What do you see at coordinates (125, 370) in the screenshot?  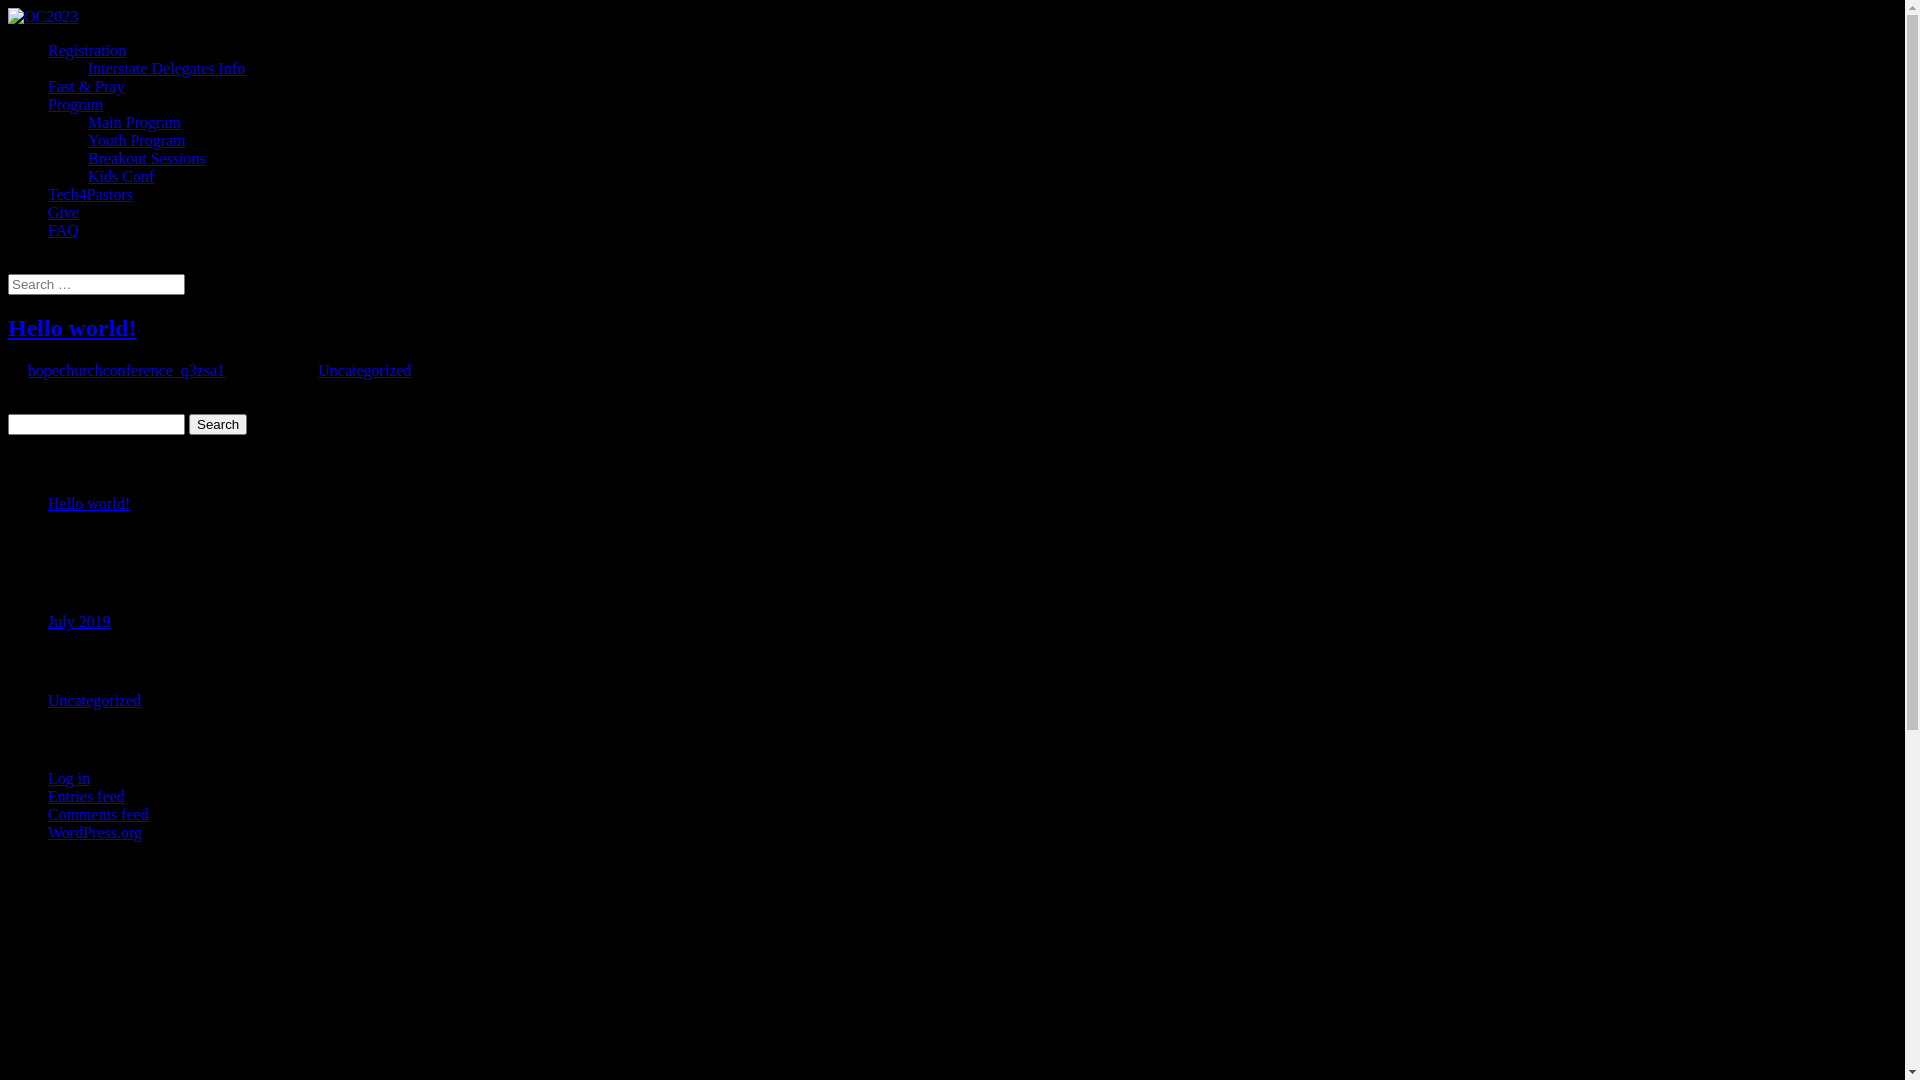 I see `'hopechurchconference_q3zsa1'` at bounding box center [125, 370].